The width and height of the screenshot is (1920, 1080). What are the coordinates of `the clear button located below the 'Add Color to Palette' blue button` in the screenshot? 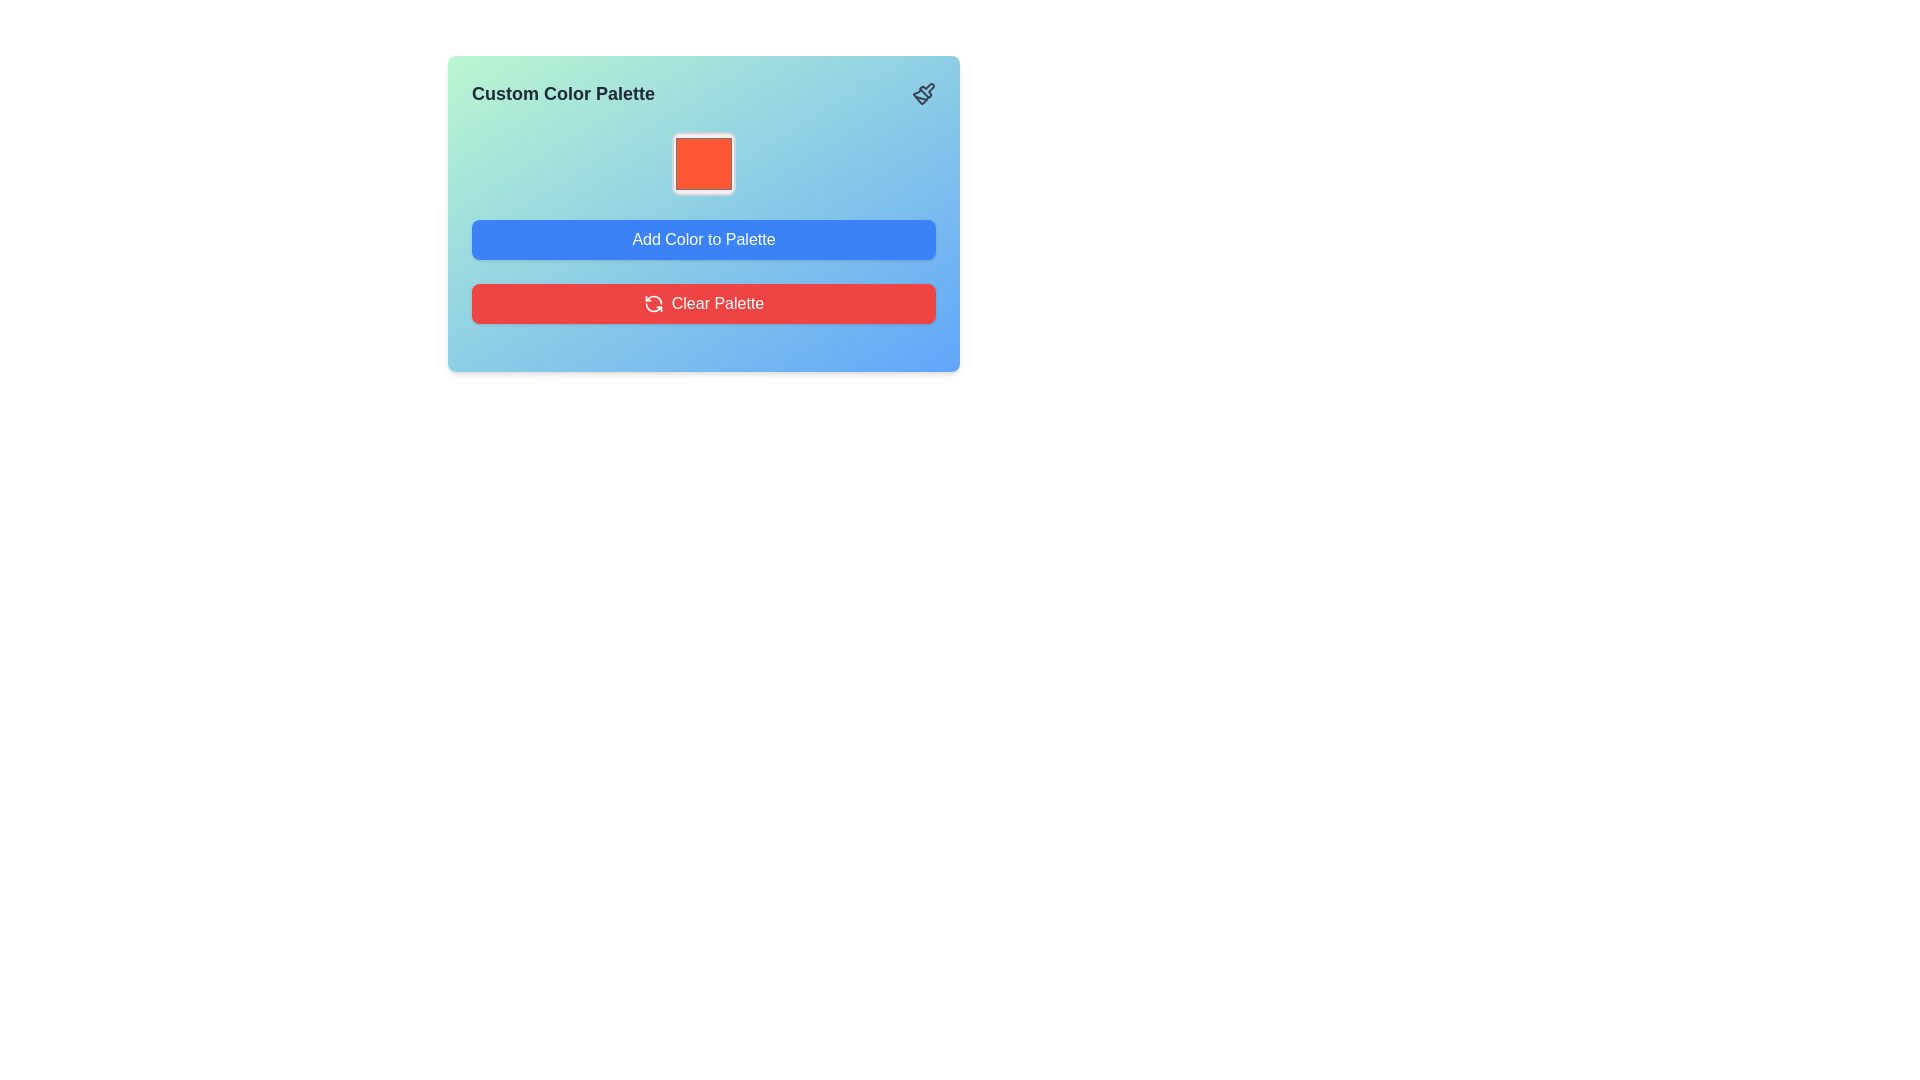 It's located at (718, 304).